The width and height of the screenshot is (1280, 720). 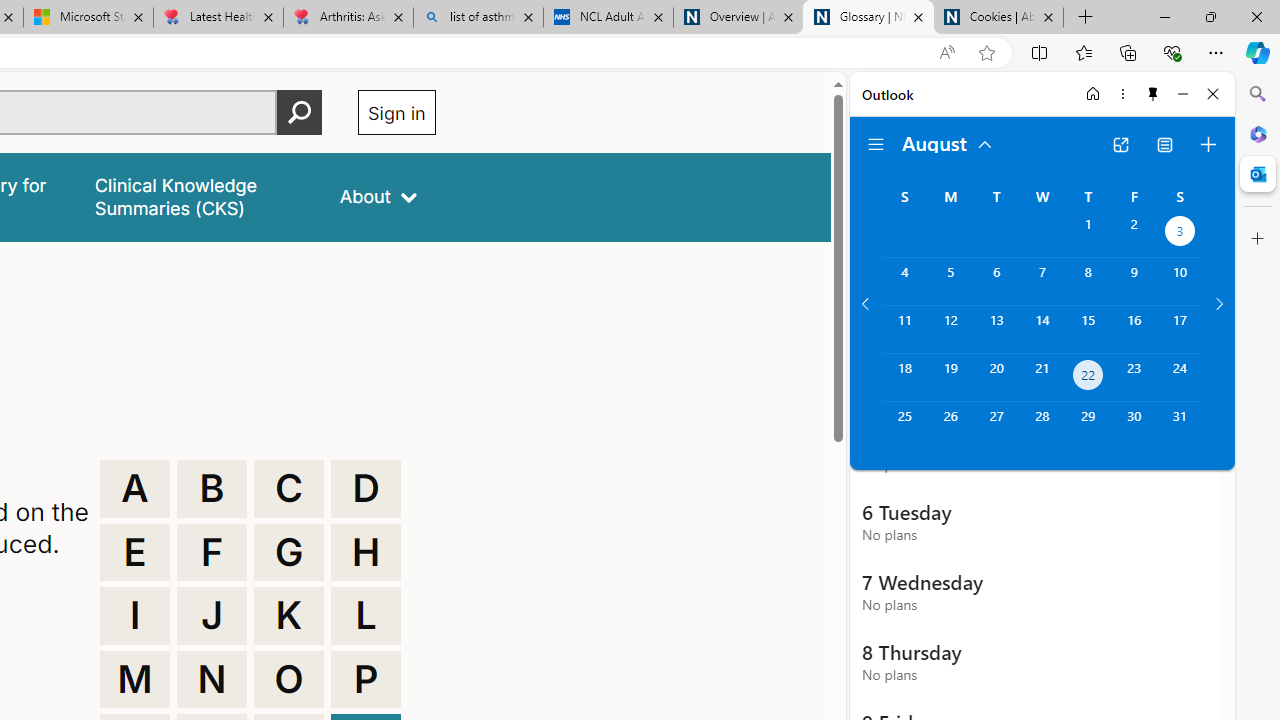 I want to click on 'Tuesday, August 27, 2024. ', so click(x=996, y=424).